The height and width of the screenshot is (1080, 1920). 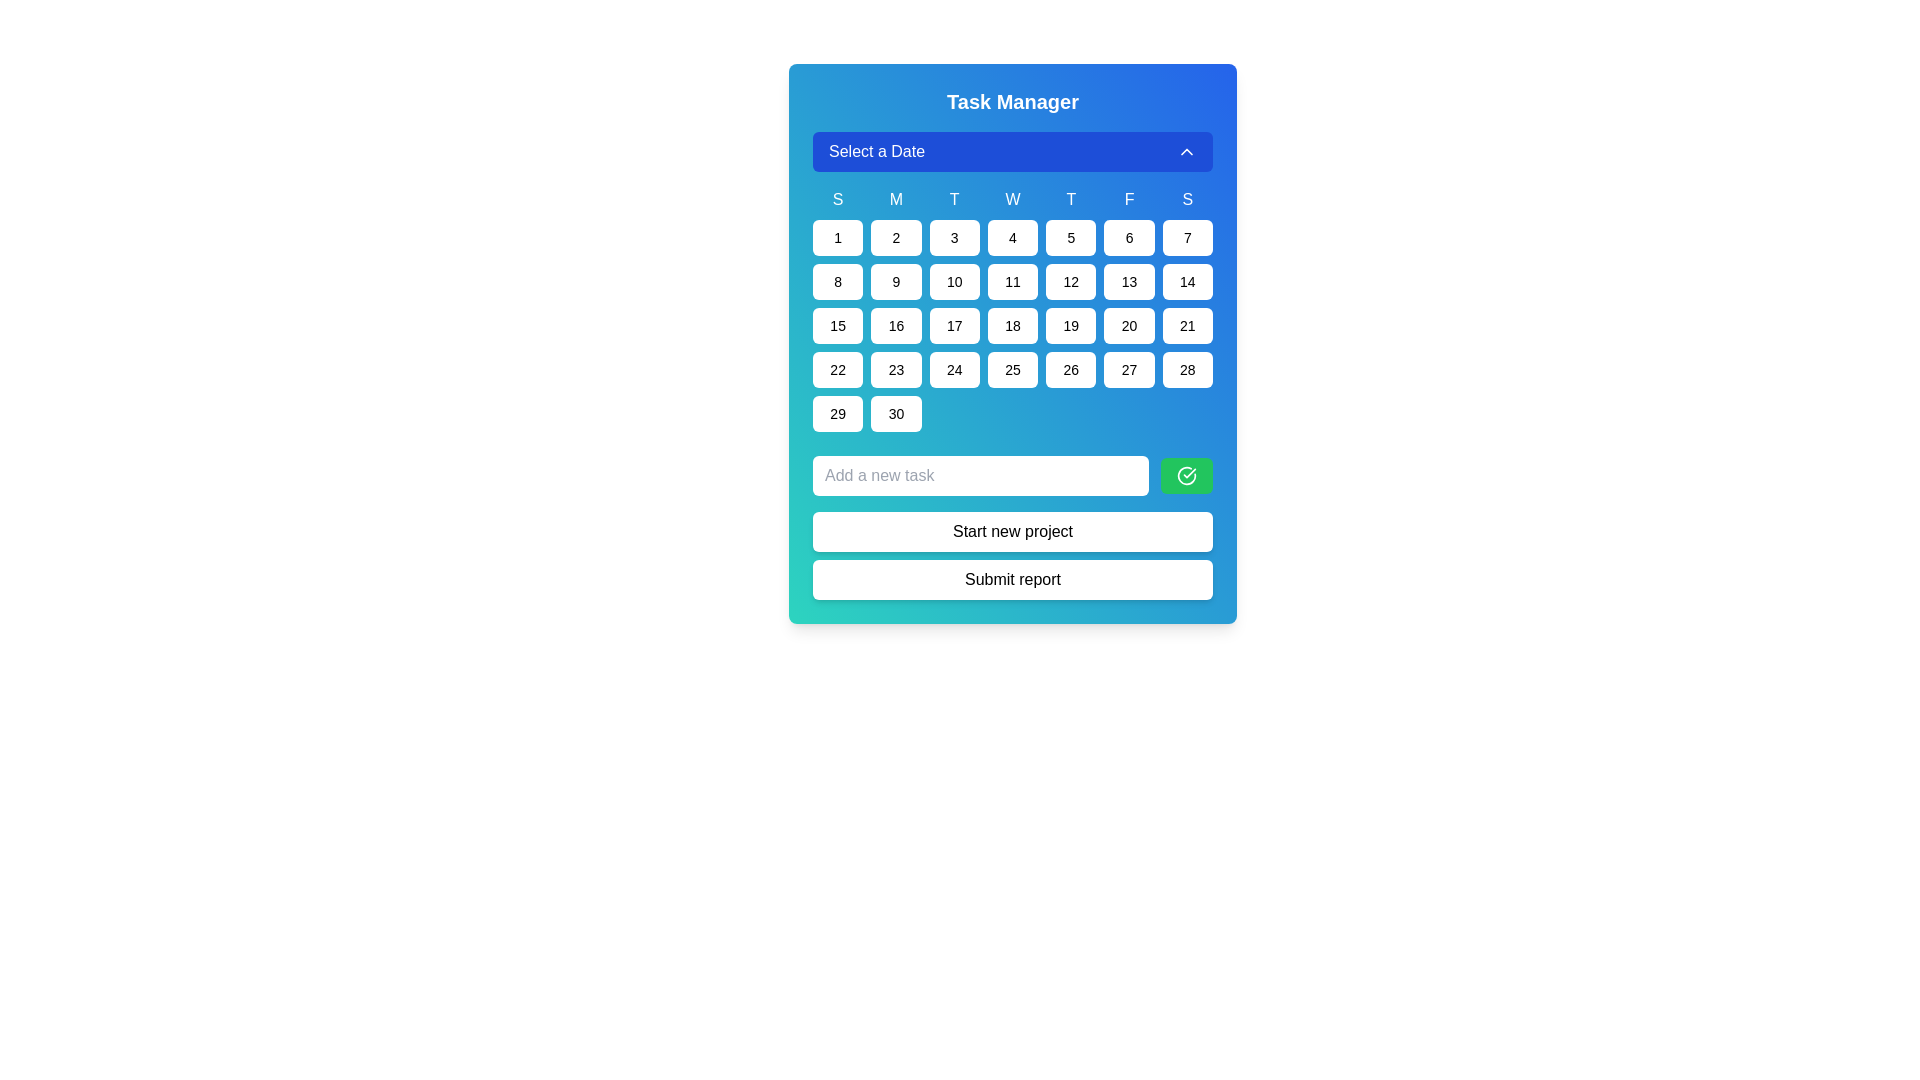 I want to click on the chevron-shaped icon located inside the 'Select a Date' dropdown button, so click(x=1186, y=150).